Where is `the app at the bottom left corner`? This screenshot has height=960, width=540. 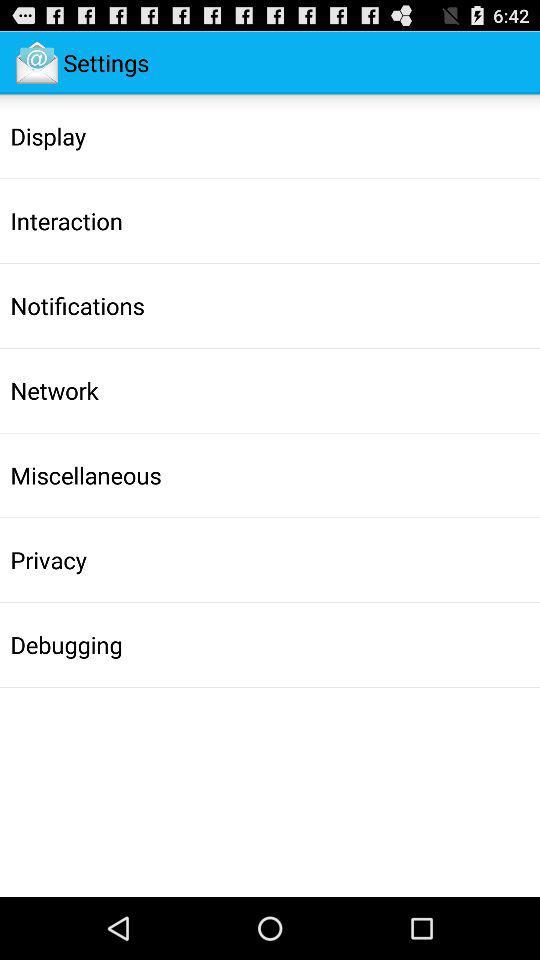
the app at the bottom left corner is located at coordinates (66, 643).